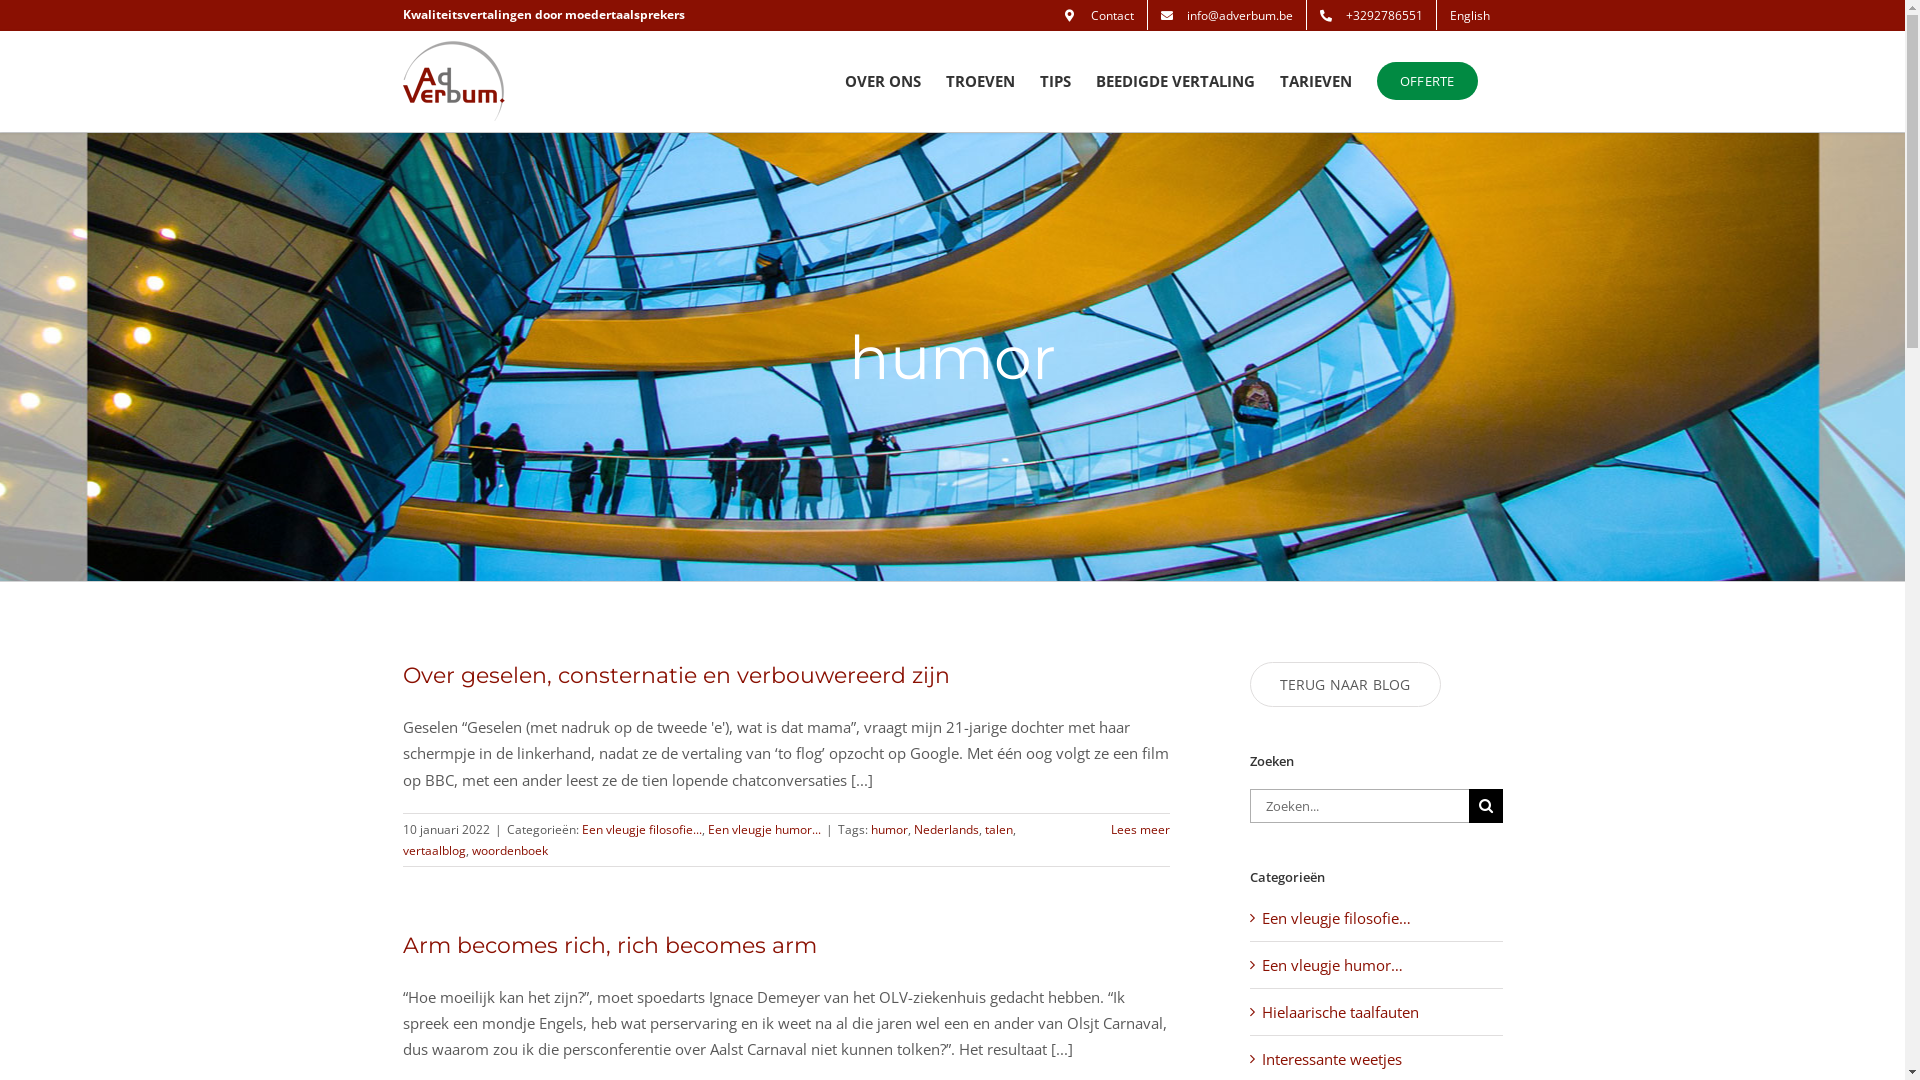 This screenshot has height=1080, width=1920. What do you see at coordinates (1468, 15) in the screenshot?
I see `'English'` at bounding box center [1468, 15].